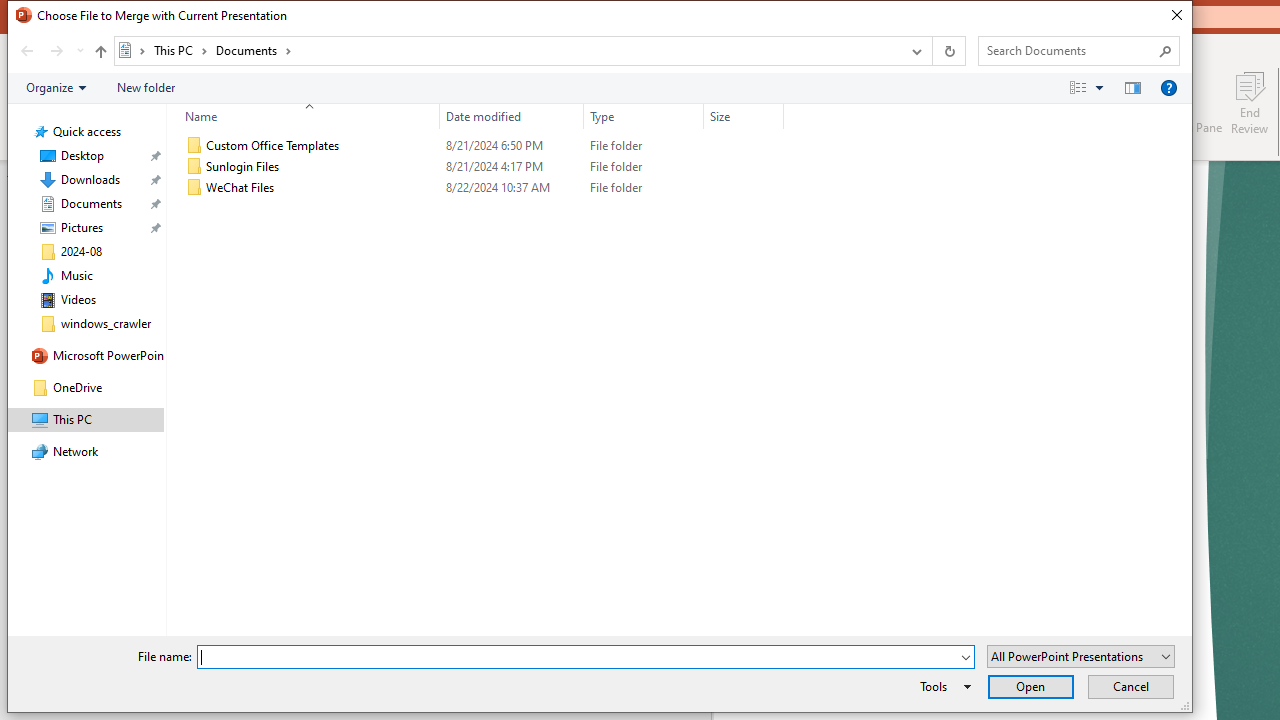  I want to click on 'Filter dropdown', so click(774, 116).